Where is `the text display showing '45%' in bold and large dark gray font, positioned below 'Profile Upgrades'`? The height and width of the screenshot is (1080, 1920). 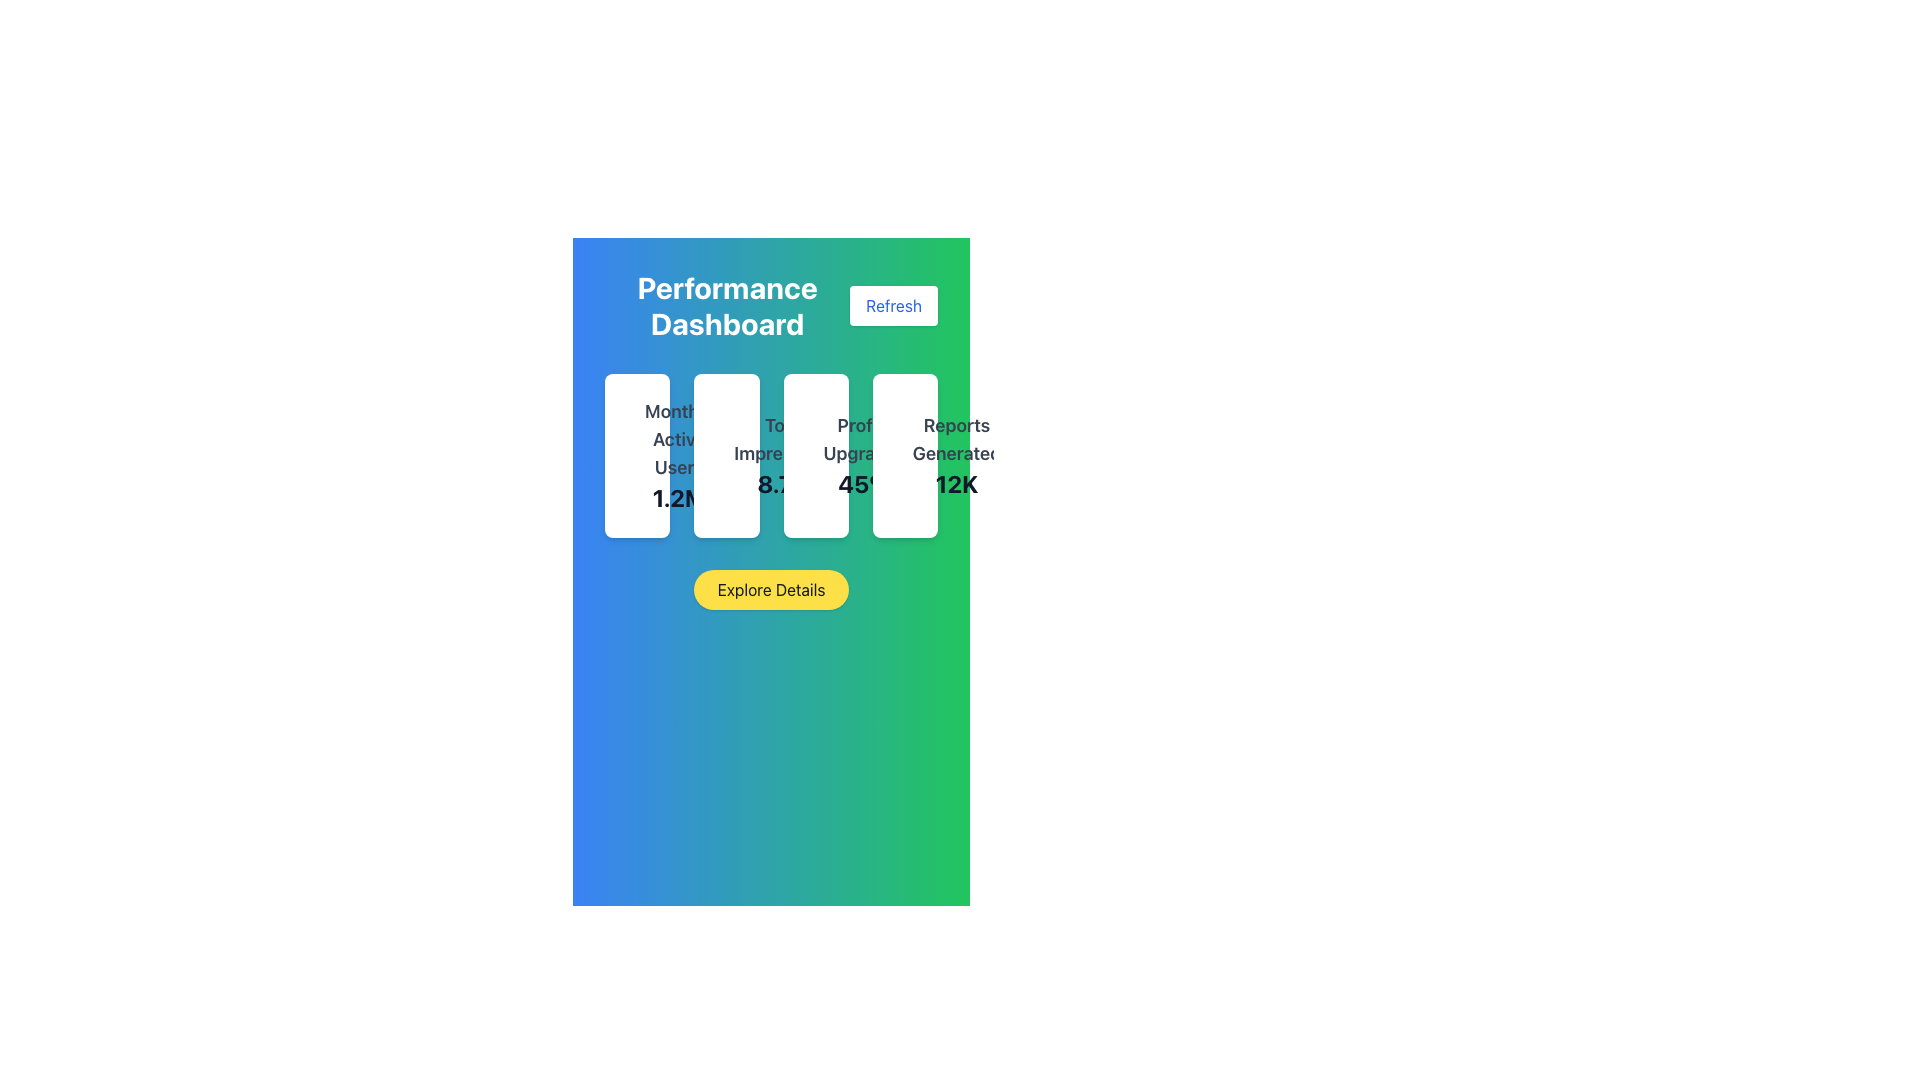
the text display showing '45%' in bold and large dark gray font, positioned below 'Profile Upgrades' is located at coordinates (864, 483).